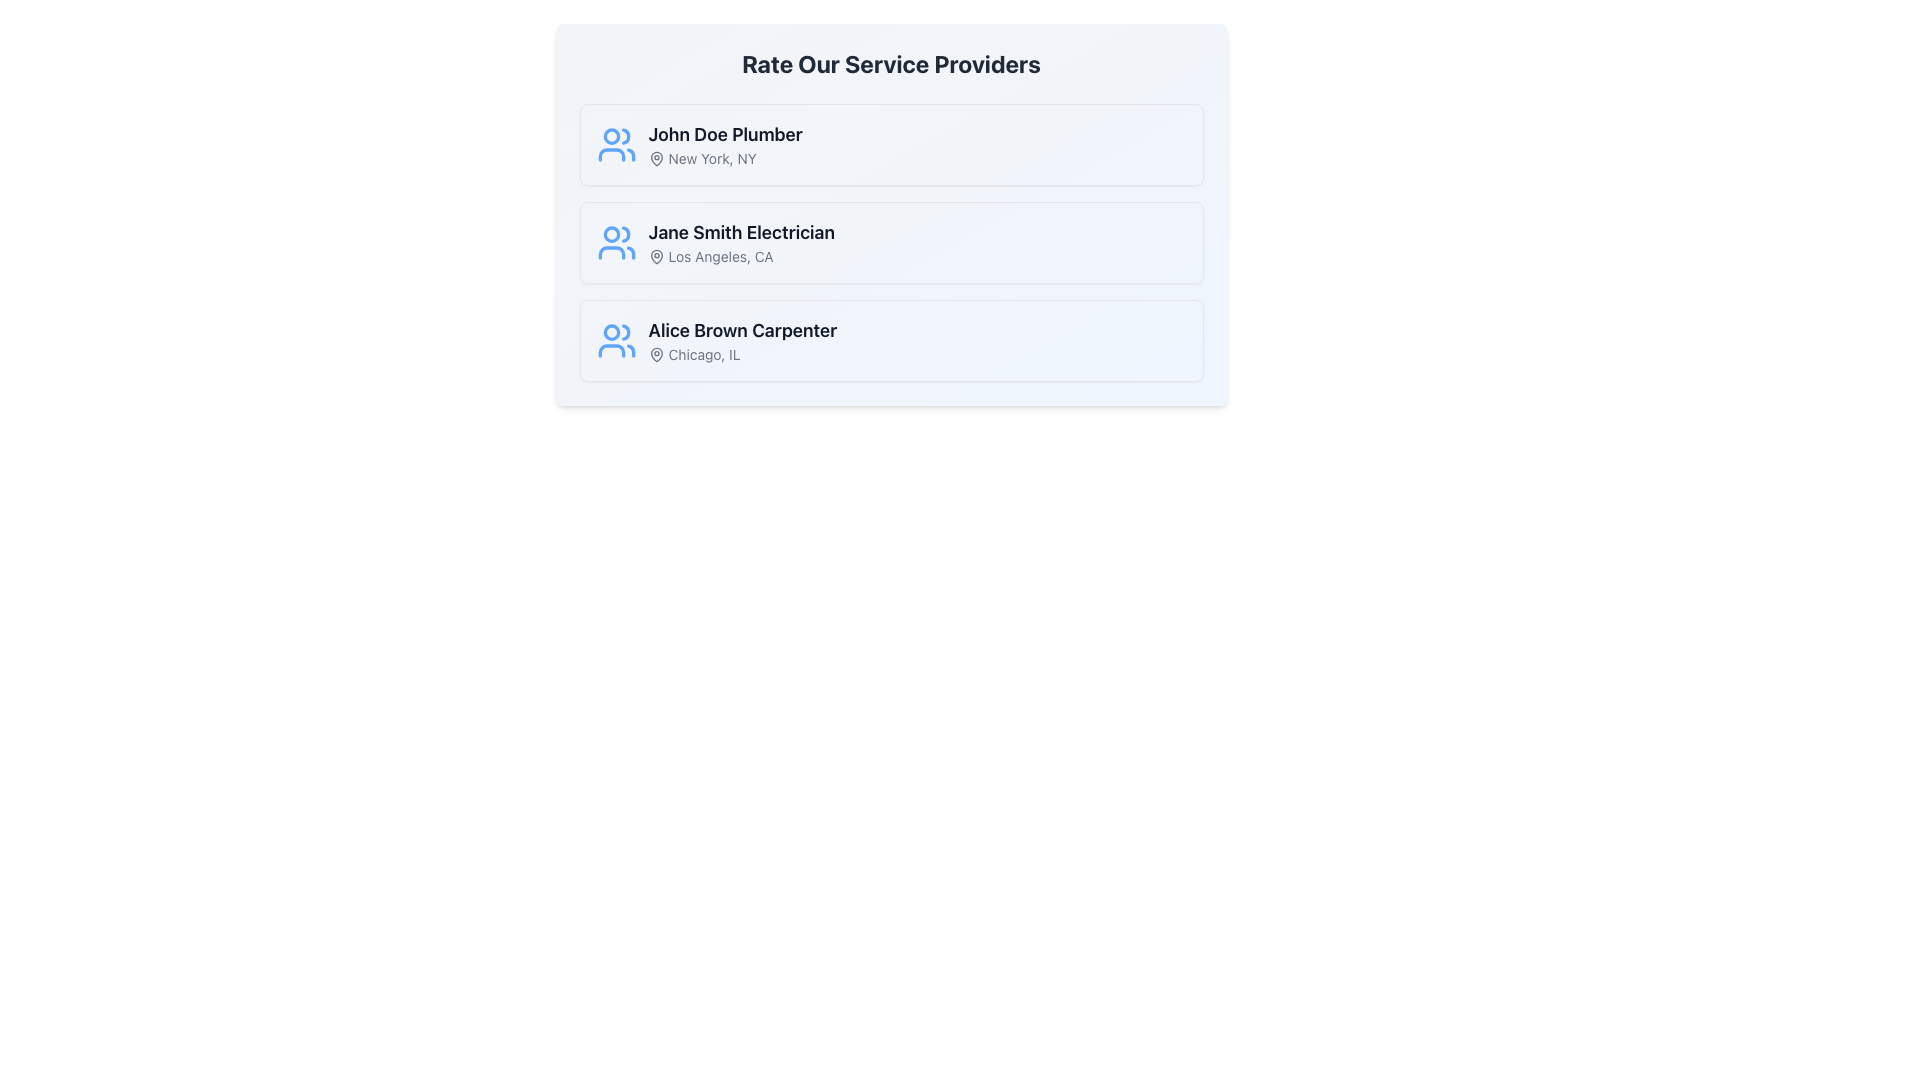  Describe the element at coordinates (615, 242) in the screenshot. I see `the group of people icon representing 'Jane Smith Electrician' which is styled in blue and positioned next to the text` at that location.